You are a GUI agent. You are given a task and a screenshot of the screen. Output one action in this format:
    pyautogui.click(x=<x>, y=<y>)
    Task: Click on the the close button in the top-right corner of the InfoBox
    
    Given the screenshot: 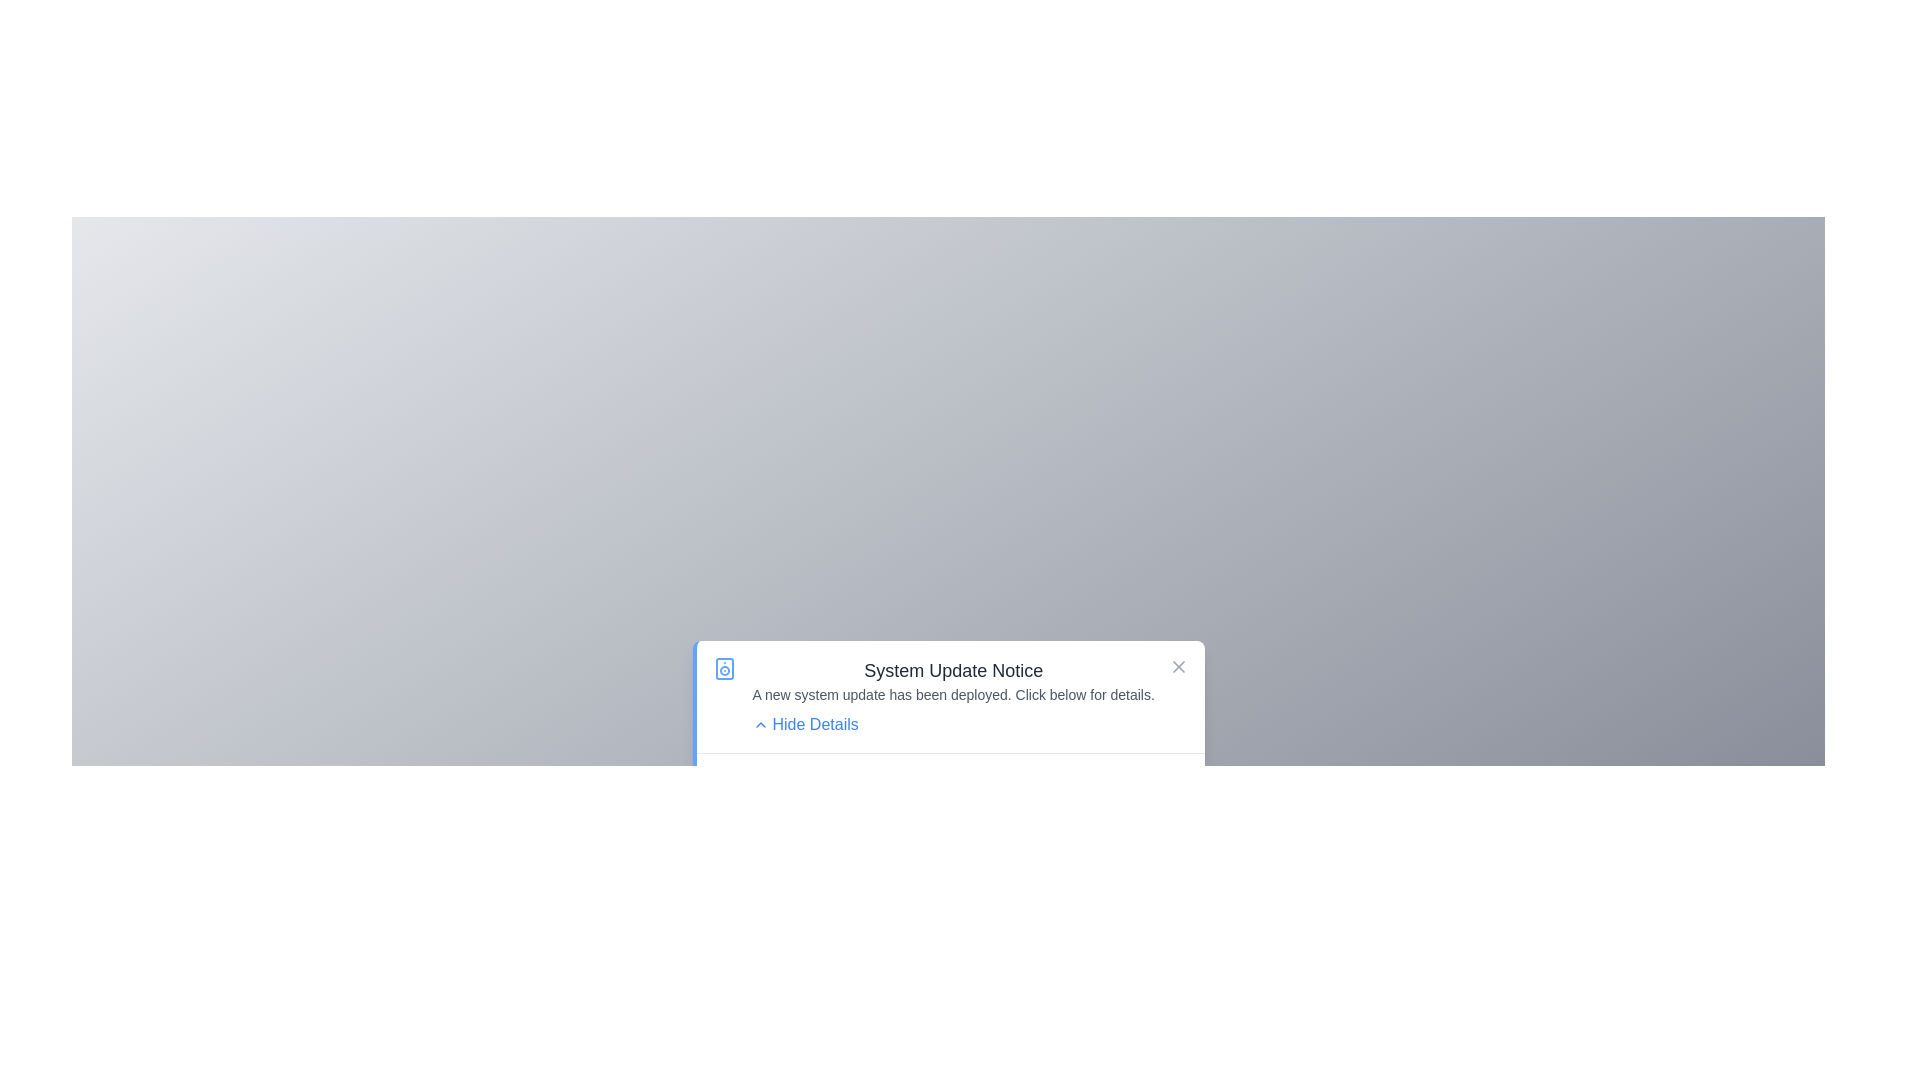 What is the action you would take?
    pyautogui.click(x=1178, y=666)
    